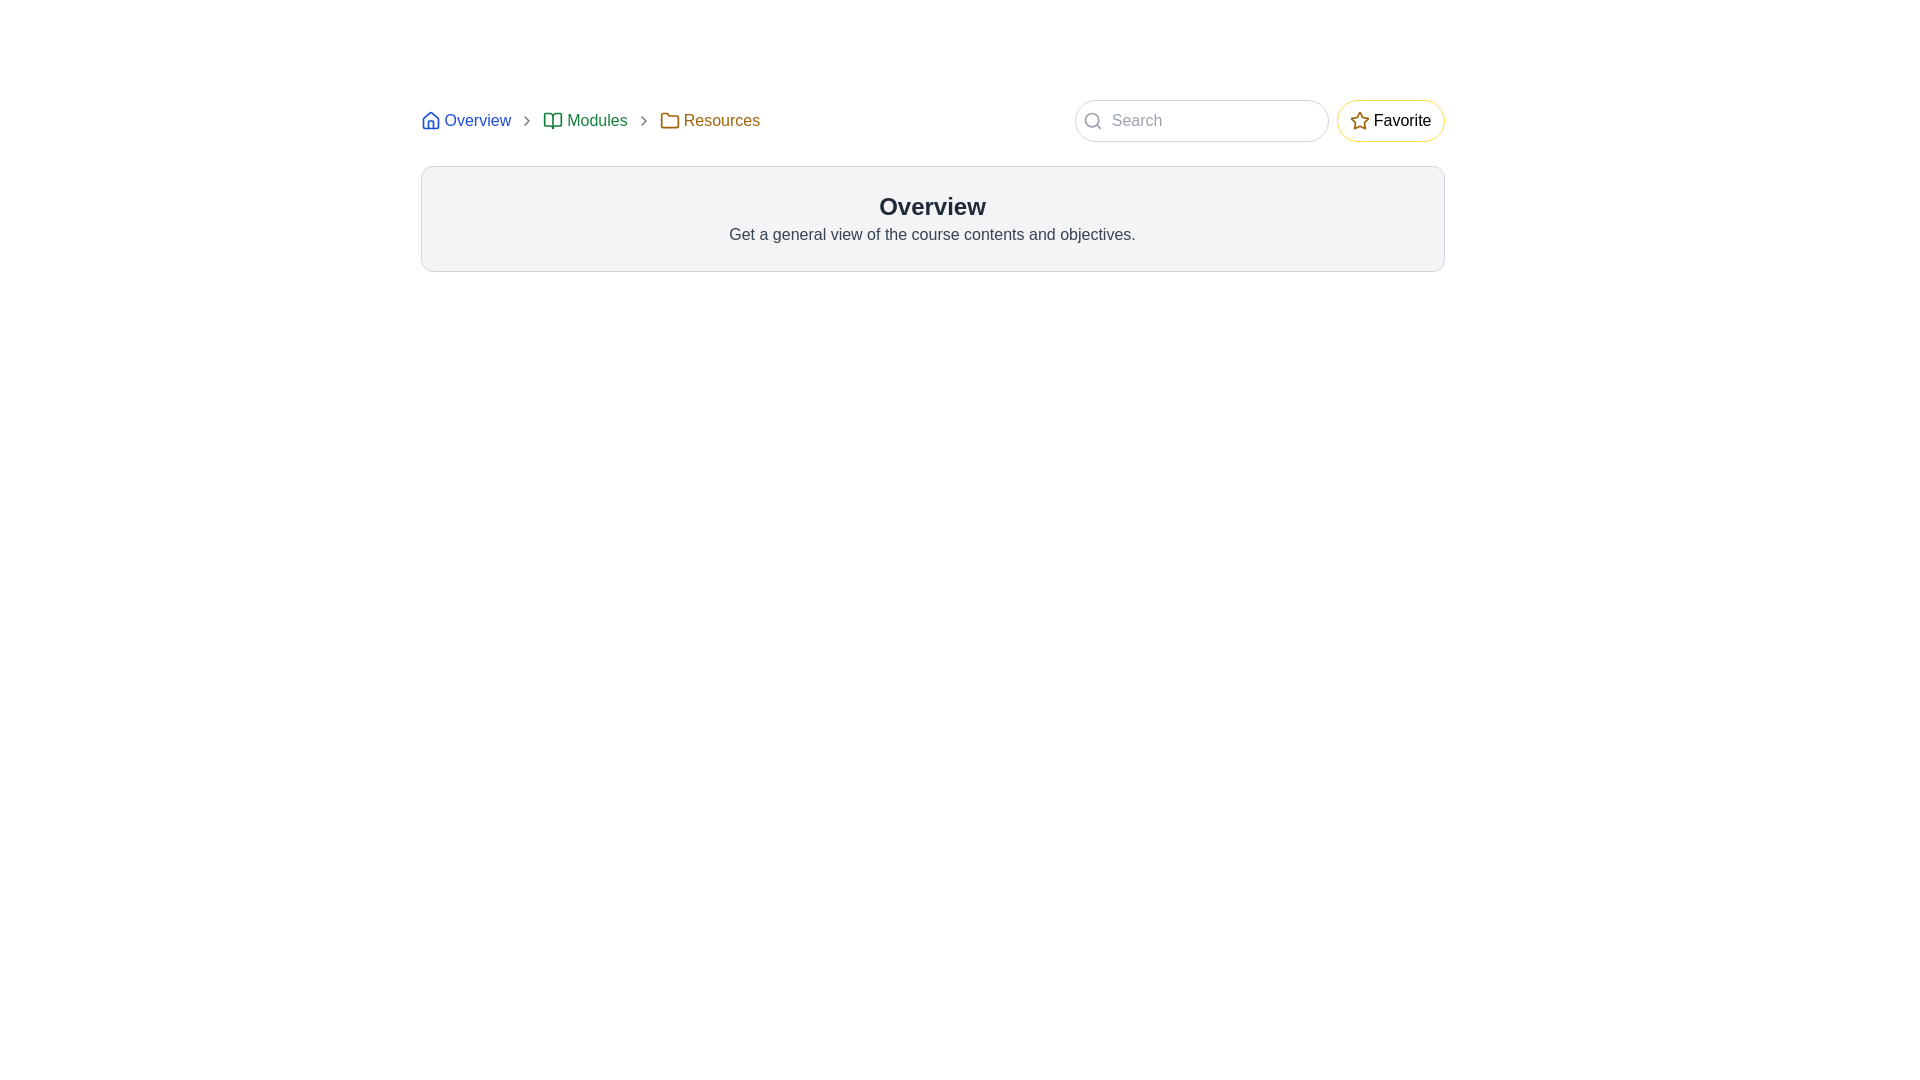 The image size is (1920, 1080). Describe the element at coordinates (527, 120) in the screenshot. I see `the small right-facing chevron icon in the breadcrumb navigation interface, which is positioned between the 'Overview' and 'Modules' links` at that location.